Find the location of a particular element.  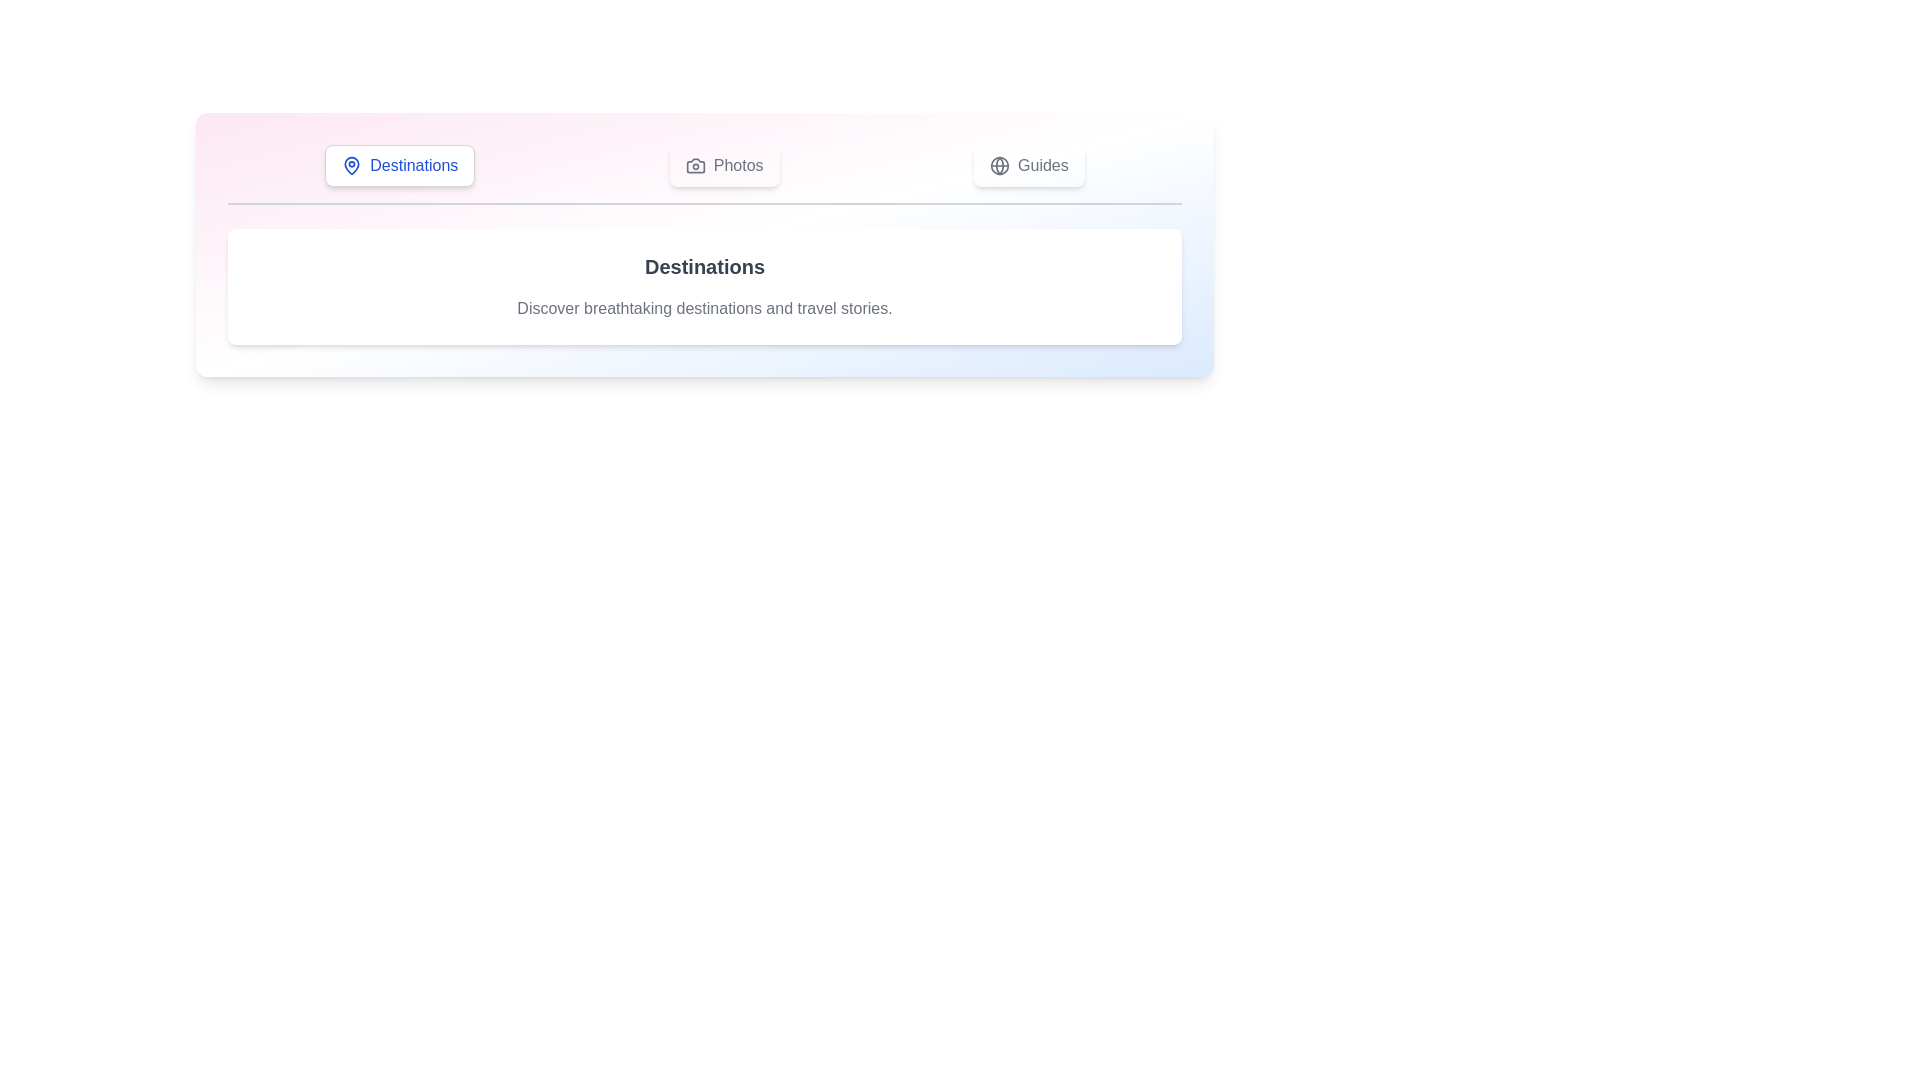

the Destinations tab to view its content is located at coordinates (399, 164).